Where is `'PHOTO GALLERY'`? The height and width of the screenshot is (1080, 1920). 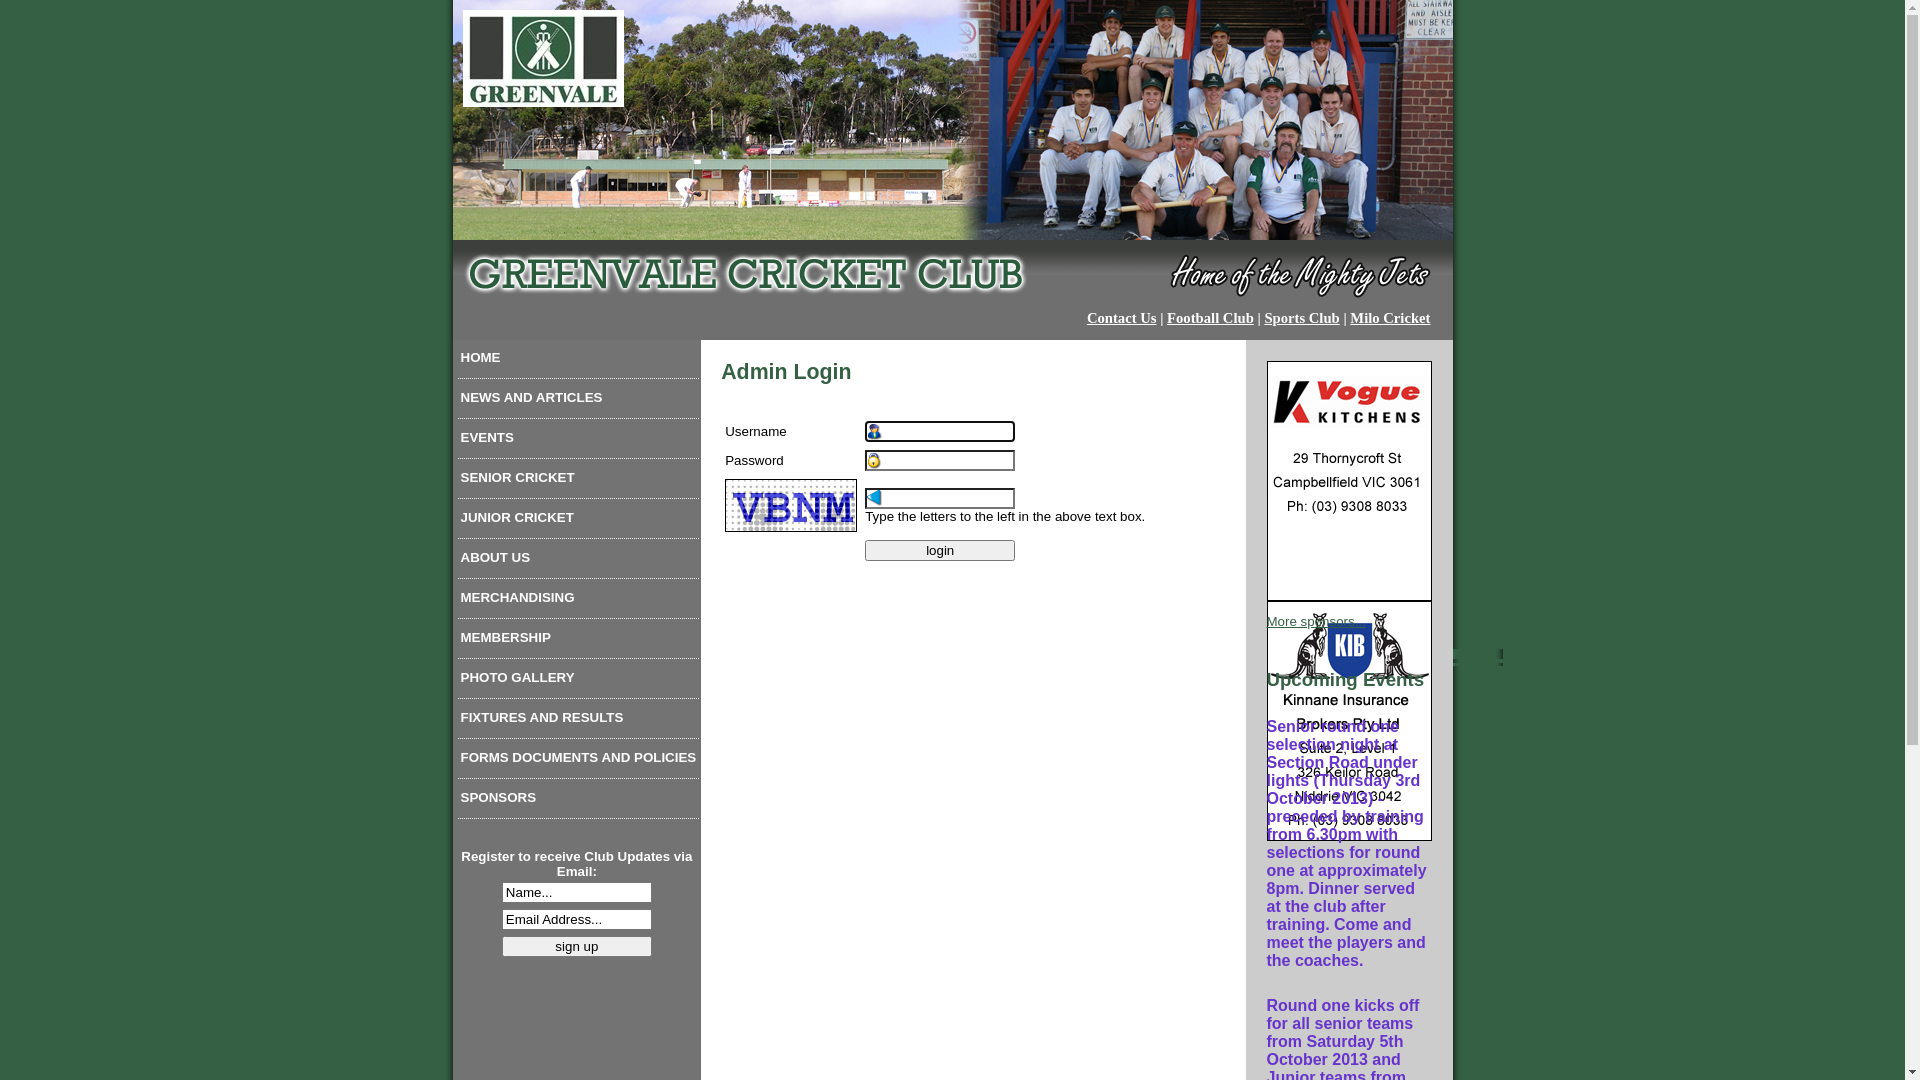
'PHOTO GALLERY' is located at coordinates (578, 681).